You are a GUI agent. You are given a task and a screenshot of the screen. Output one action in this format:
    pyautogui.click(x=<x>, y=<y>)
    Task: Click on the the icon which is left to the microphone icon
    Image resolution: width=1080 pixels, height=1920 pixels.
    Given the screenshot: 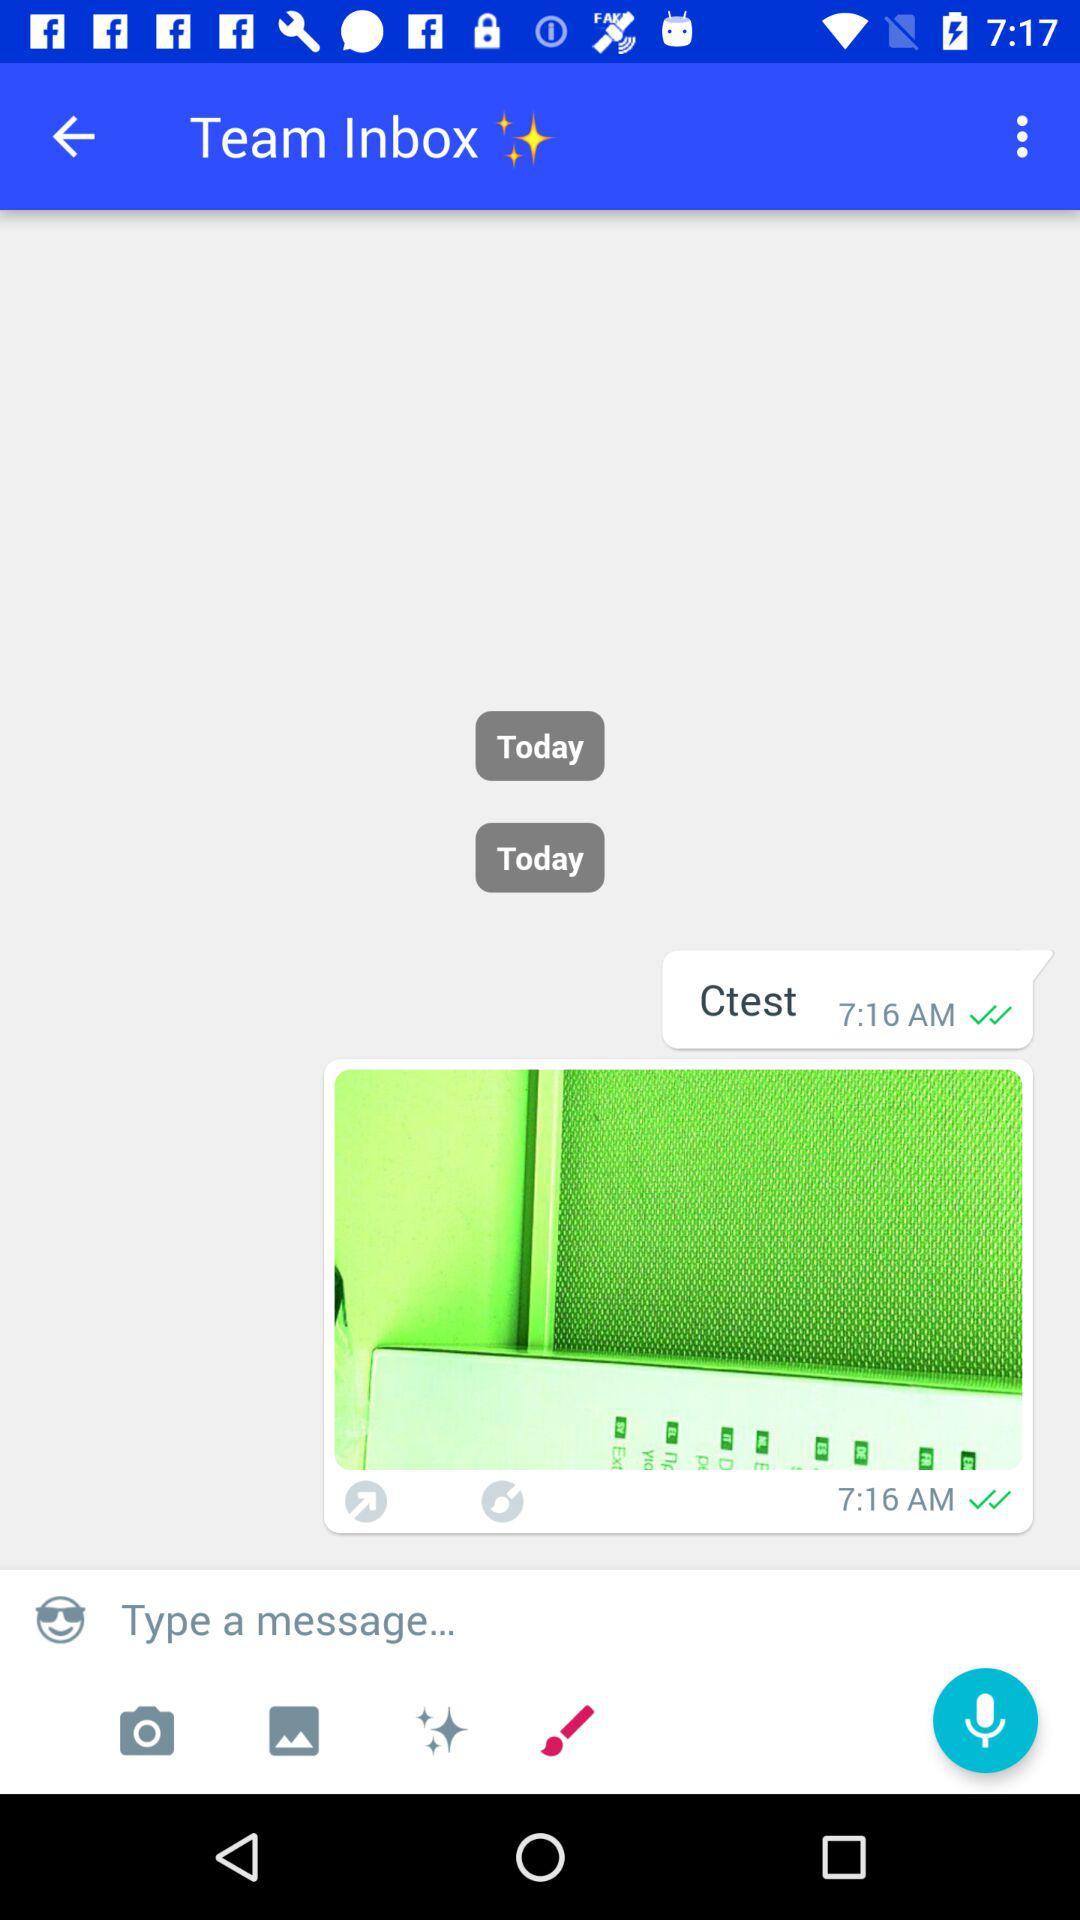 What is the action you would take?
    pyautogui.click(x=567, y=1730)
    